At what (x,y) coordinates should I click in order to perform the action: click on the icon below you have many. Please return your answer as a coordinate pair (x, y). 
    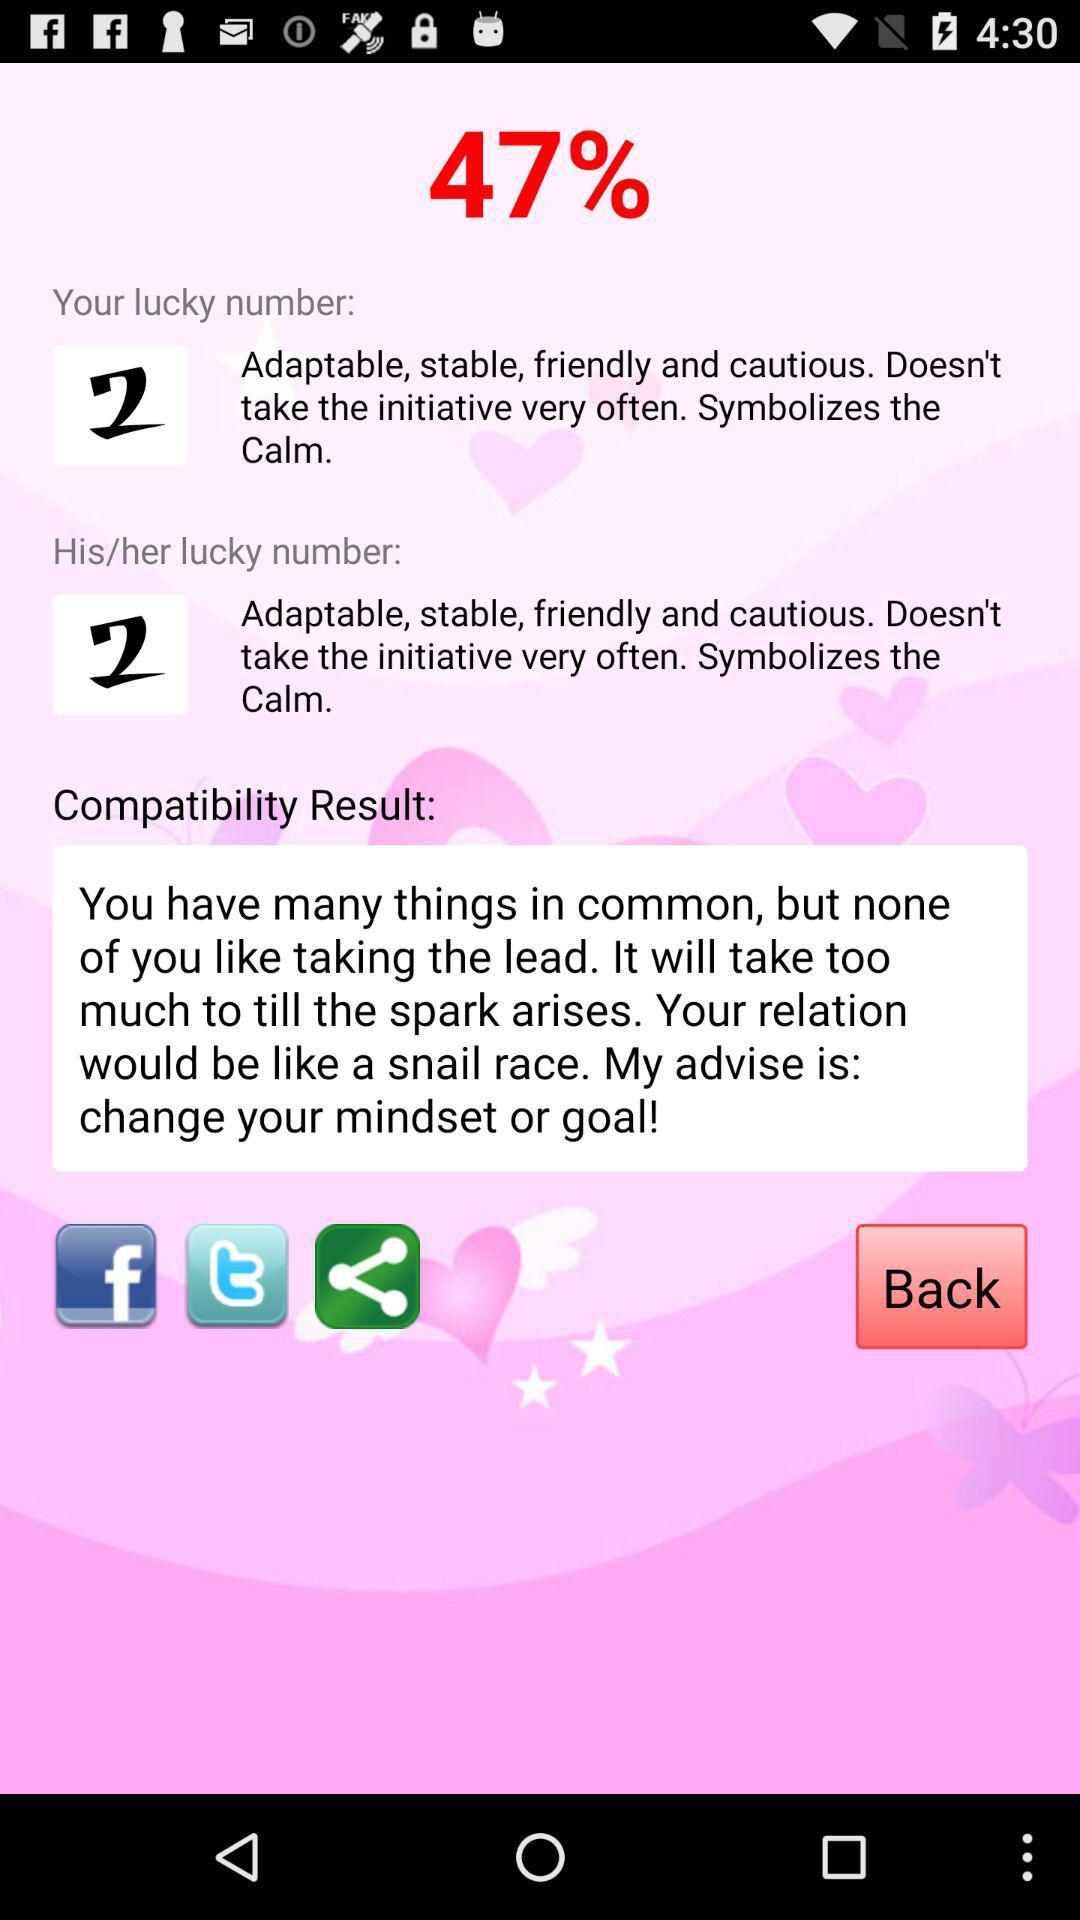
    Looking at the image, I should click on (941, 1286).